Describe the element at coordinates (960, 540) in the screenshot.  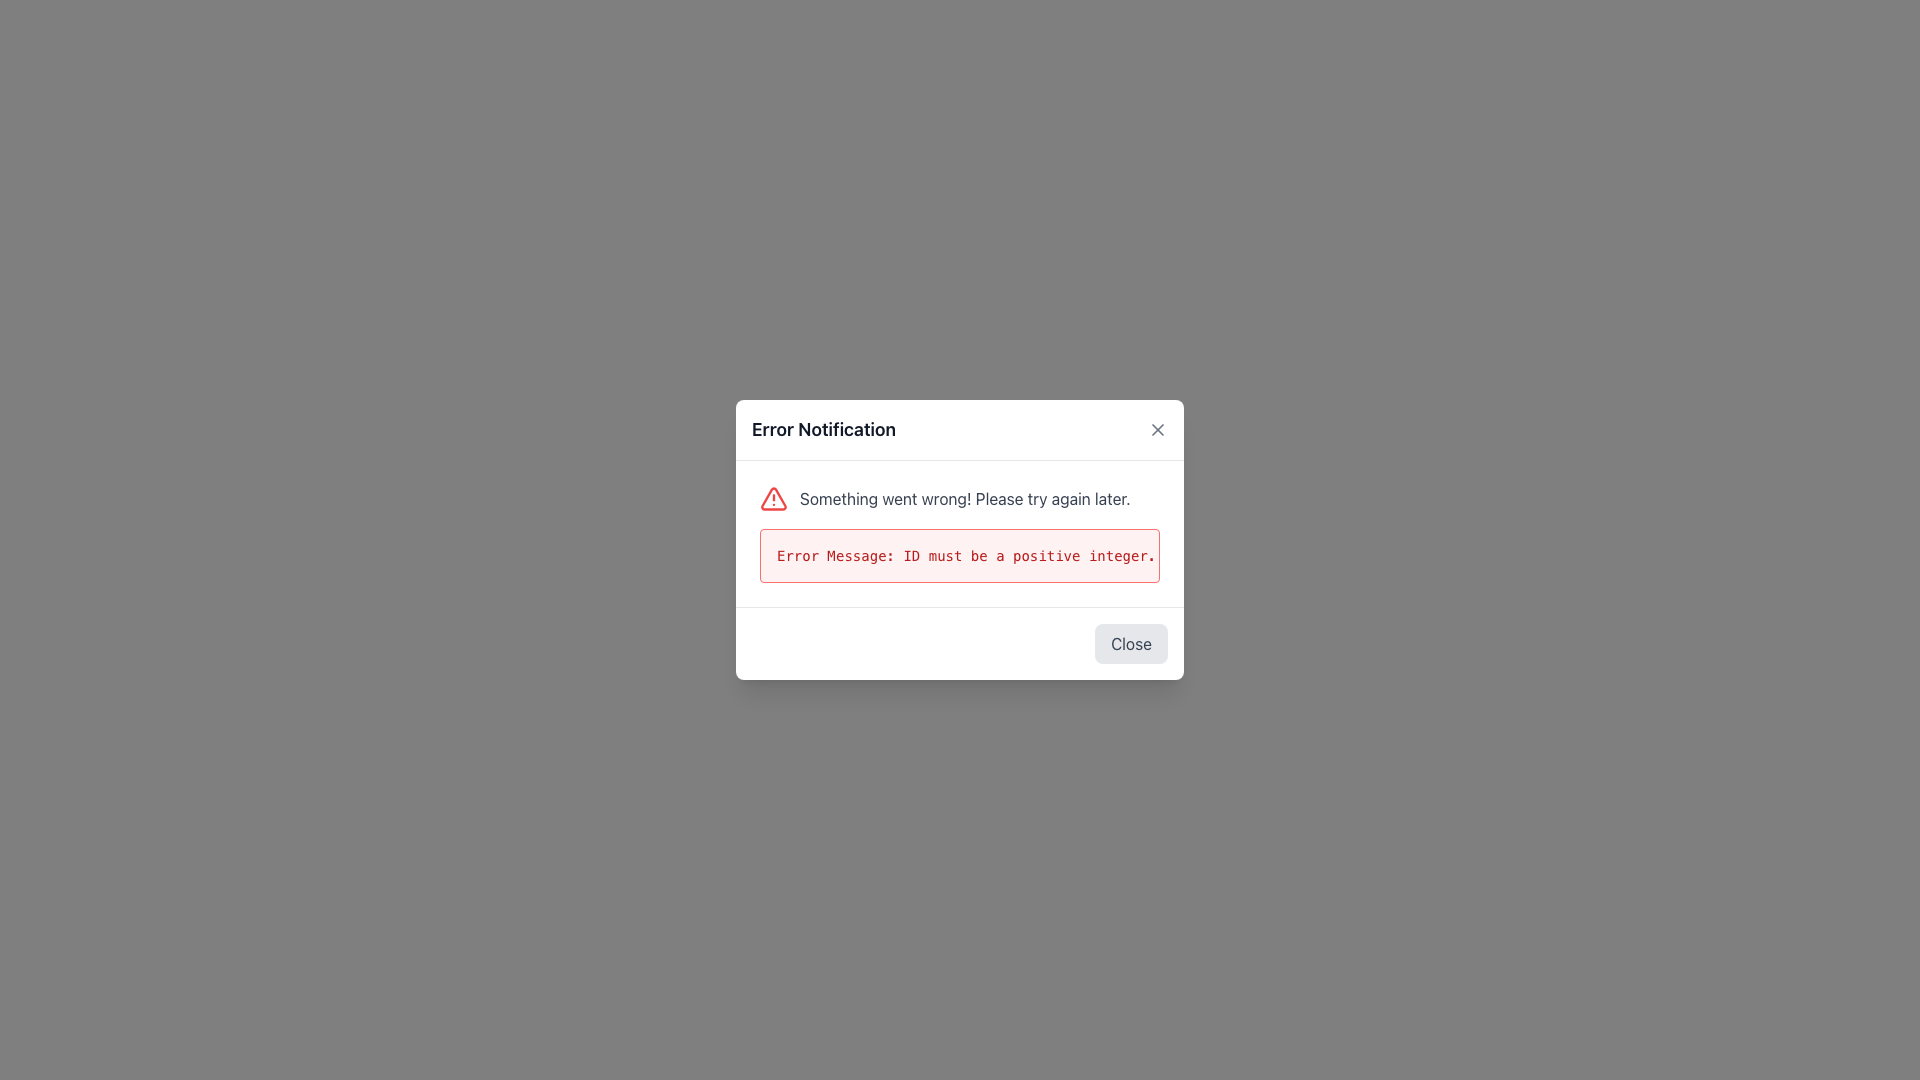
I see `error details displayed in the central modal dialog box that notifies the user of an error` at that location.